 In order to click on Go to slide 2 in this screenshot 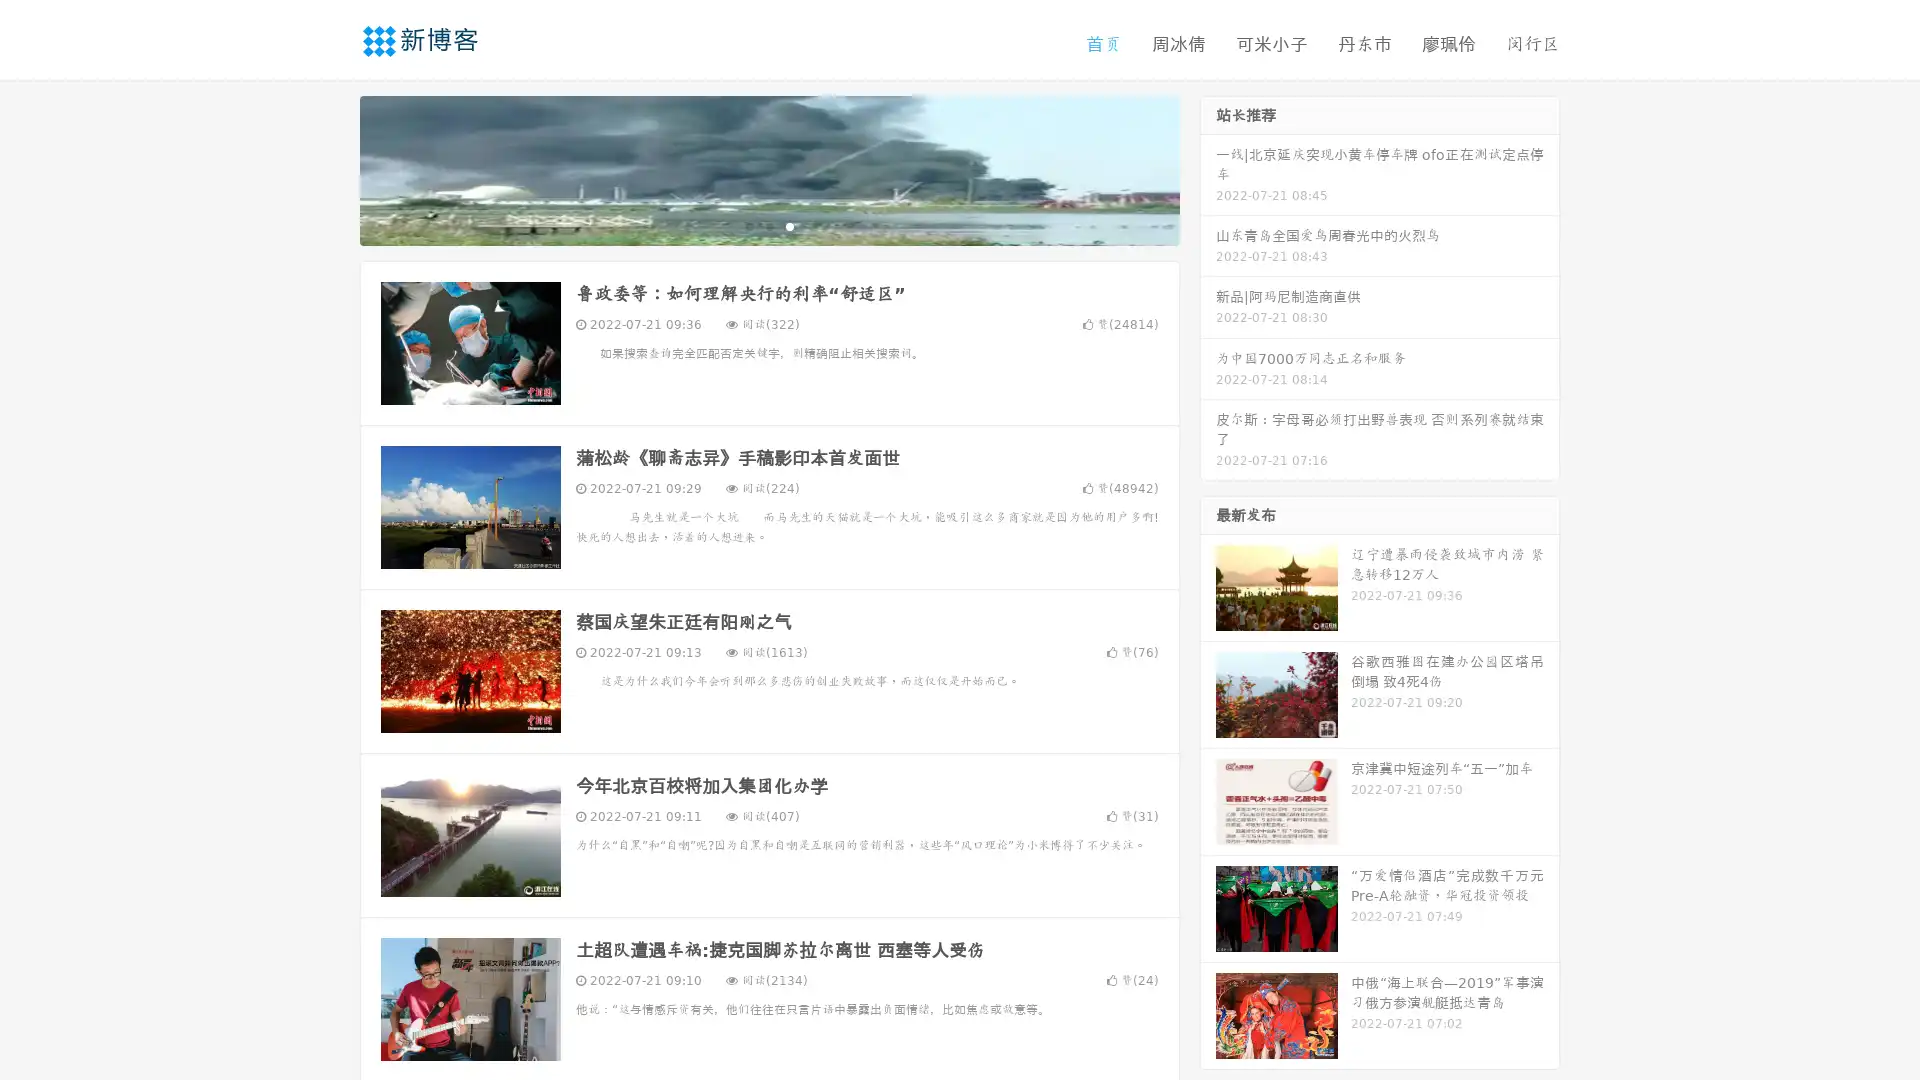, I will do `click(768, 225)`.